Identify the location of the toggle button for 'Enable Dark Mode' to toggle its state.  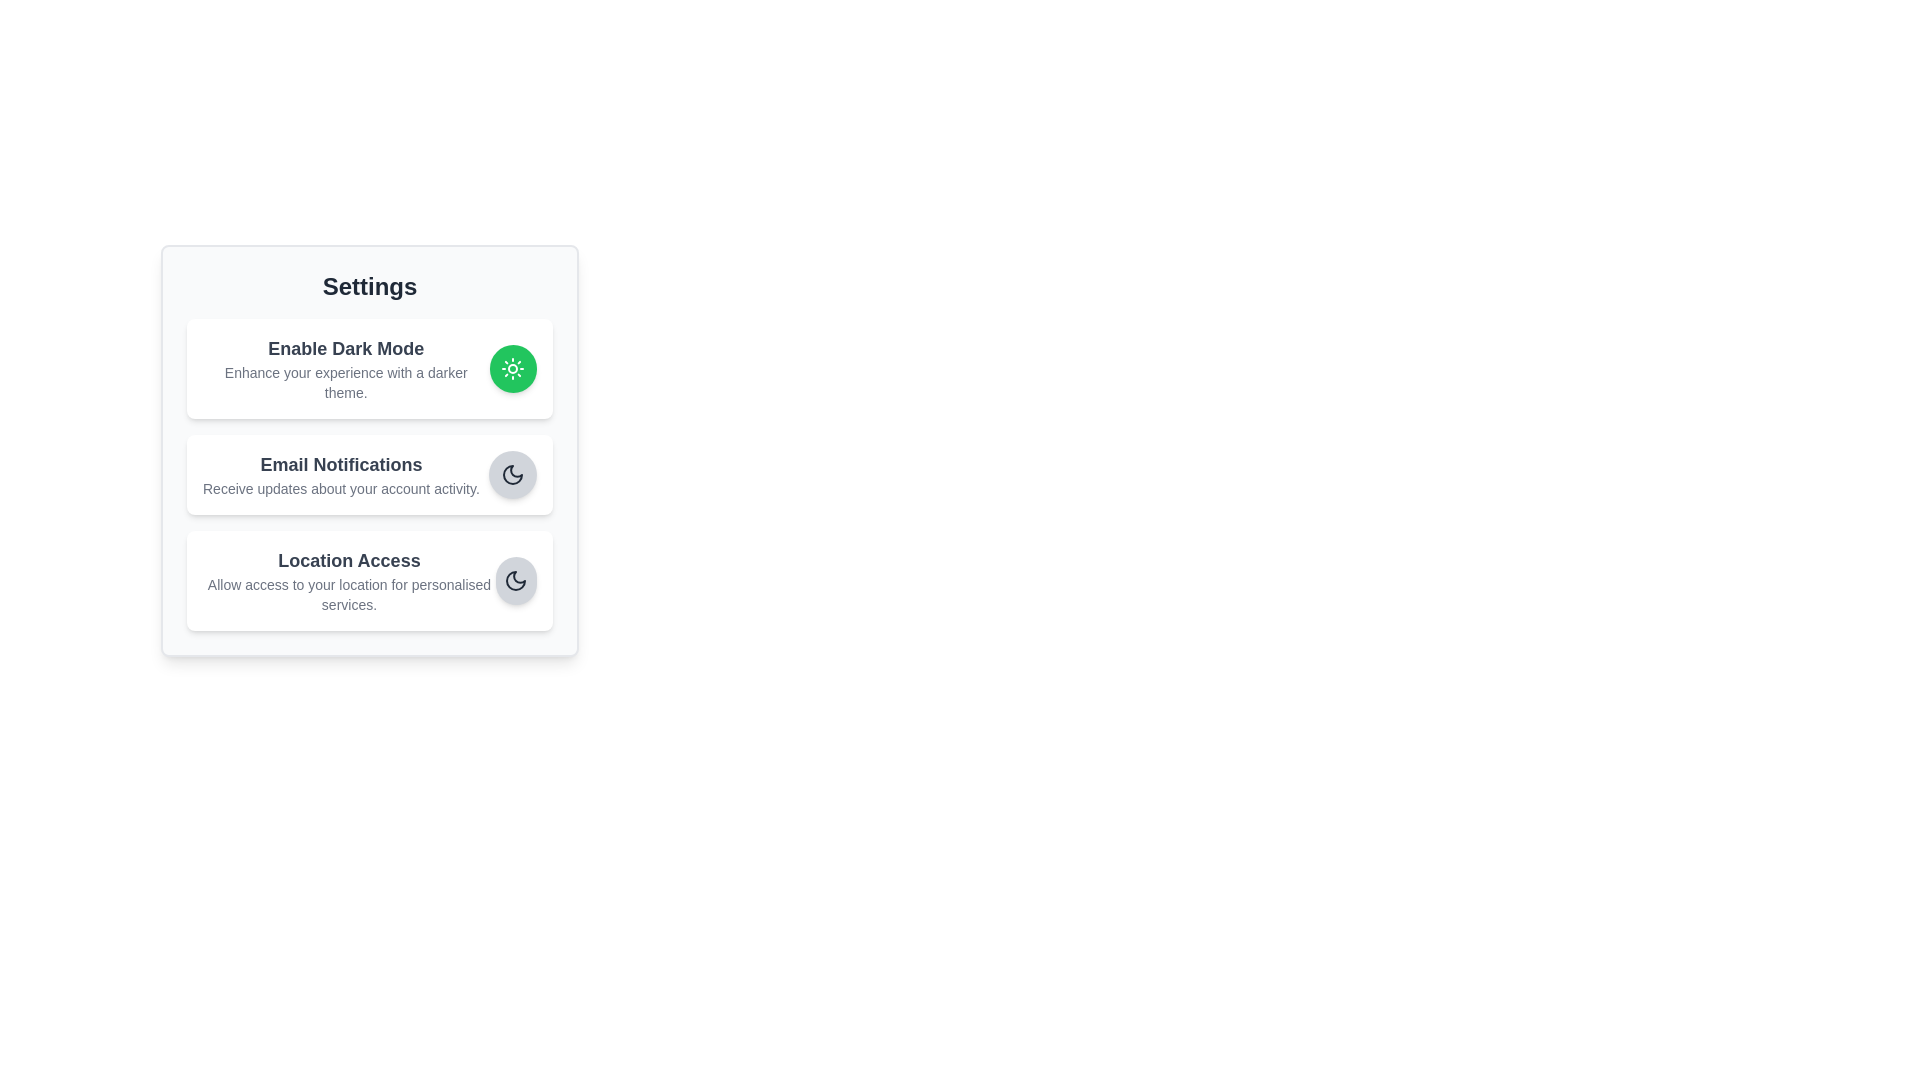
(513, 369).